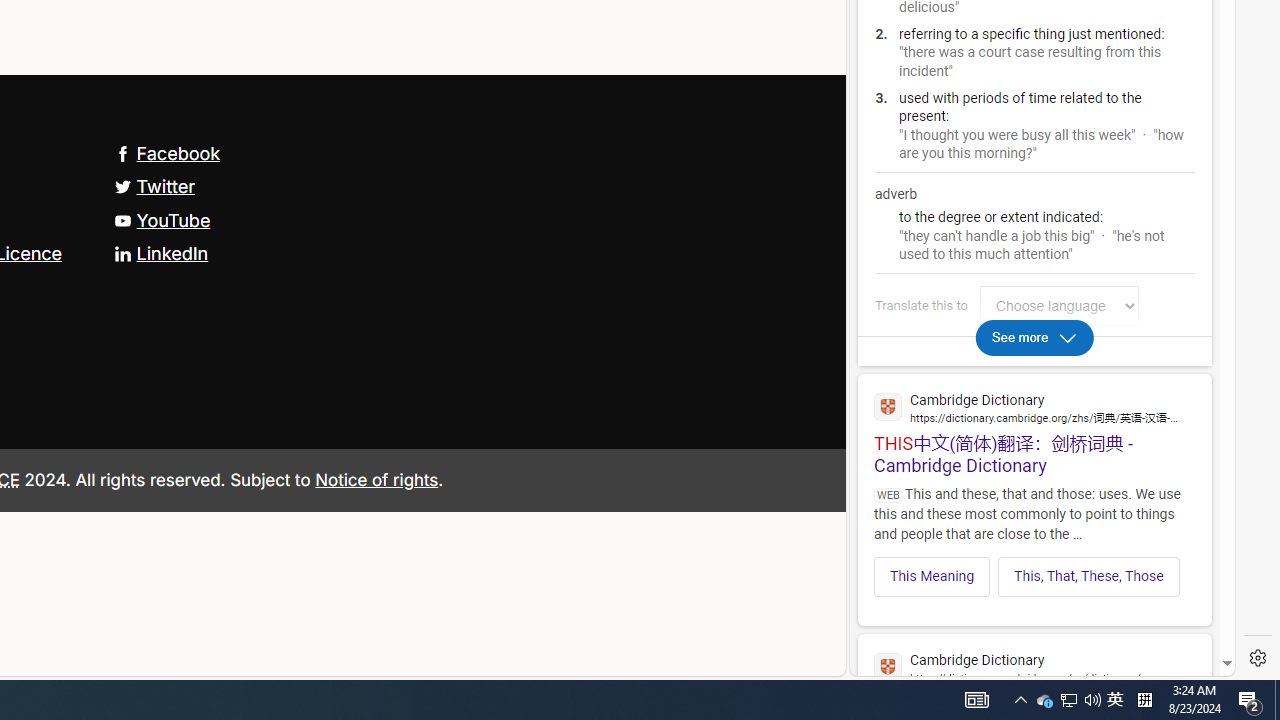 The height and width of the screenshot is (720, 1280). I want to click on 'Cambridge Dictionary', so click(1034, 666).